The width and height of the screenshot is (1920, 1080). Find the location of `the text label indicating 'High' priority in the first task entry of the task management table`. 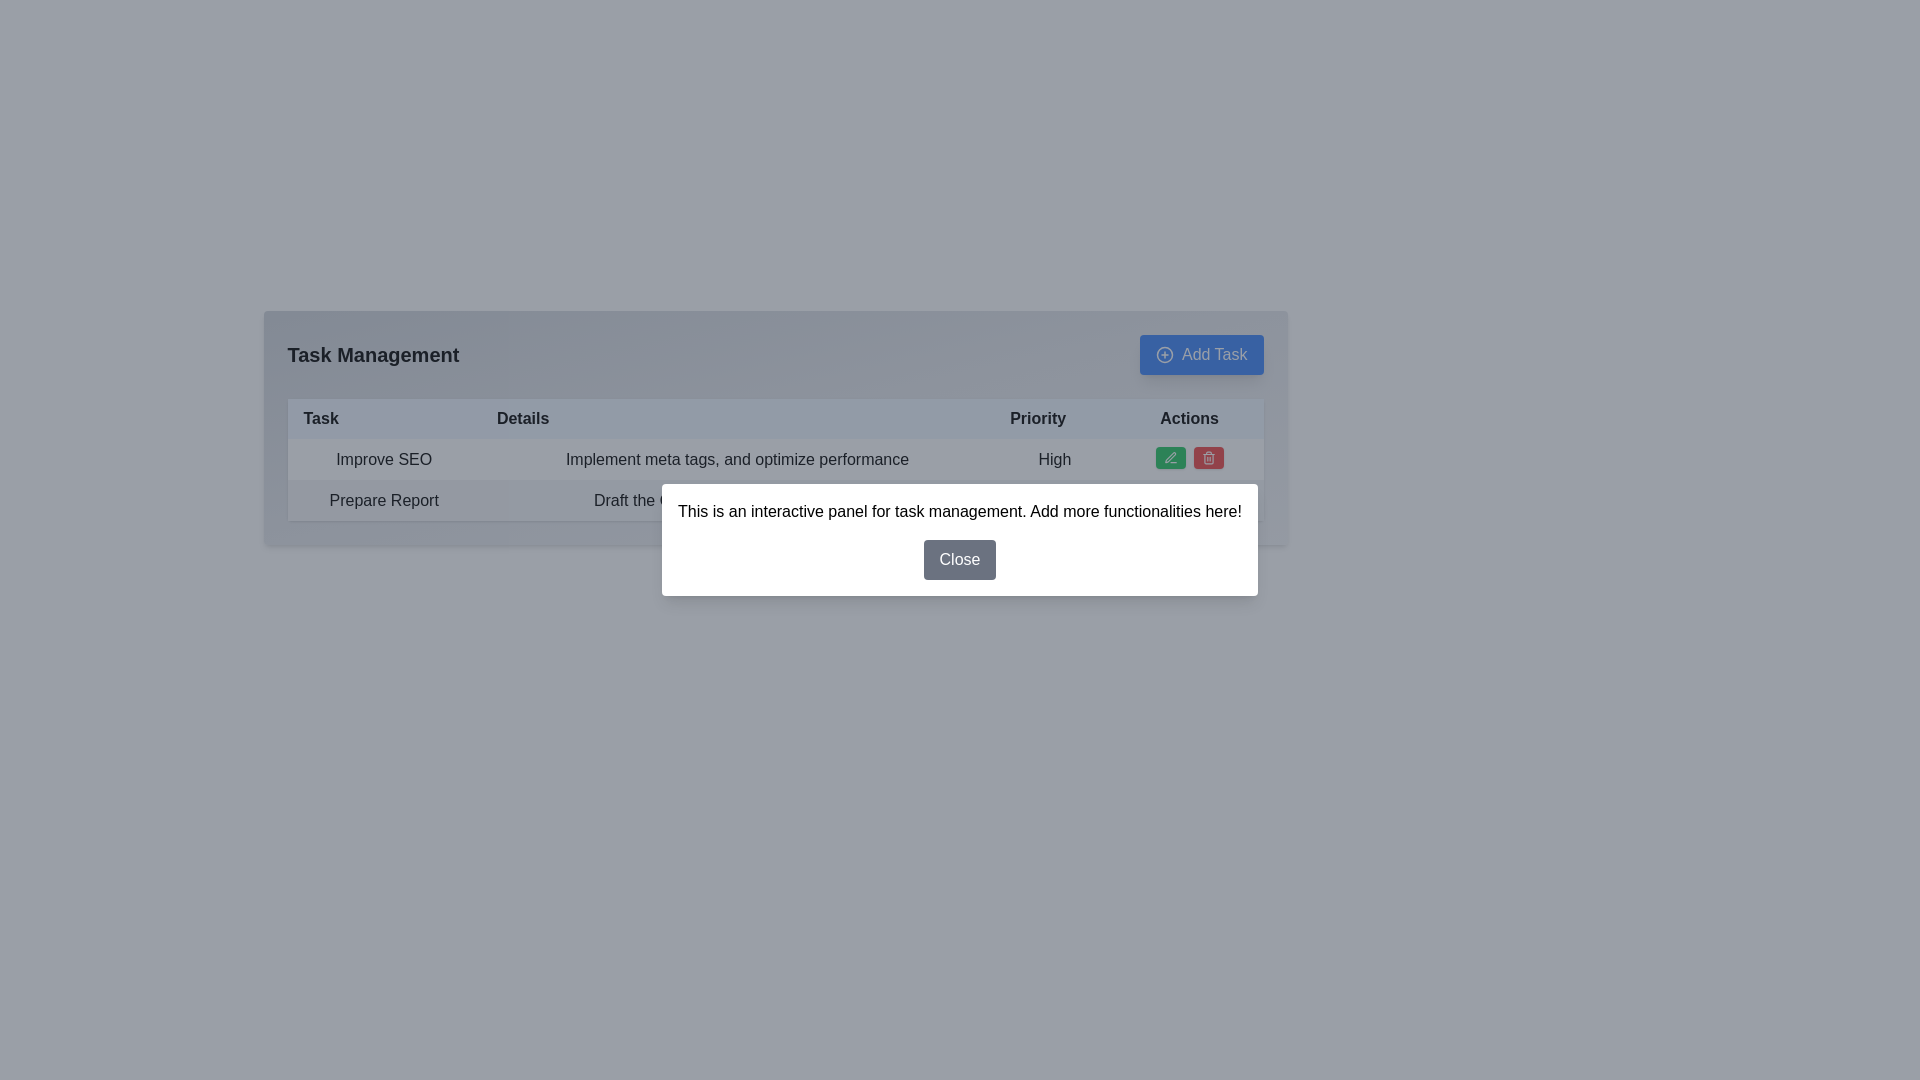

the text label indicating 'High' priority in the first task entry of the task management table is located at coordinates (1054, 459).